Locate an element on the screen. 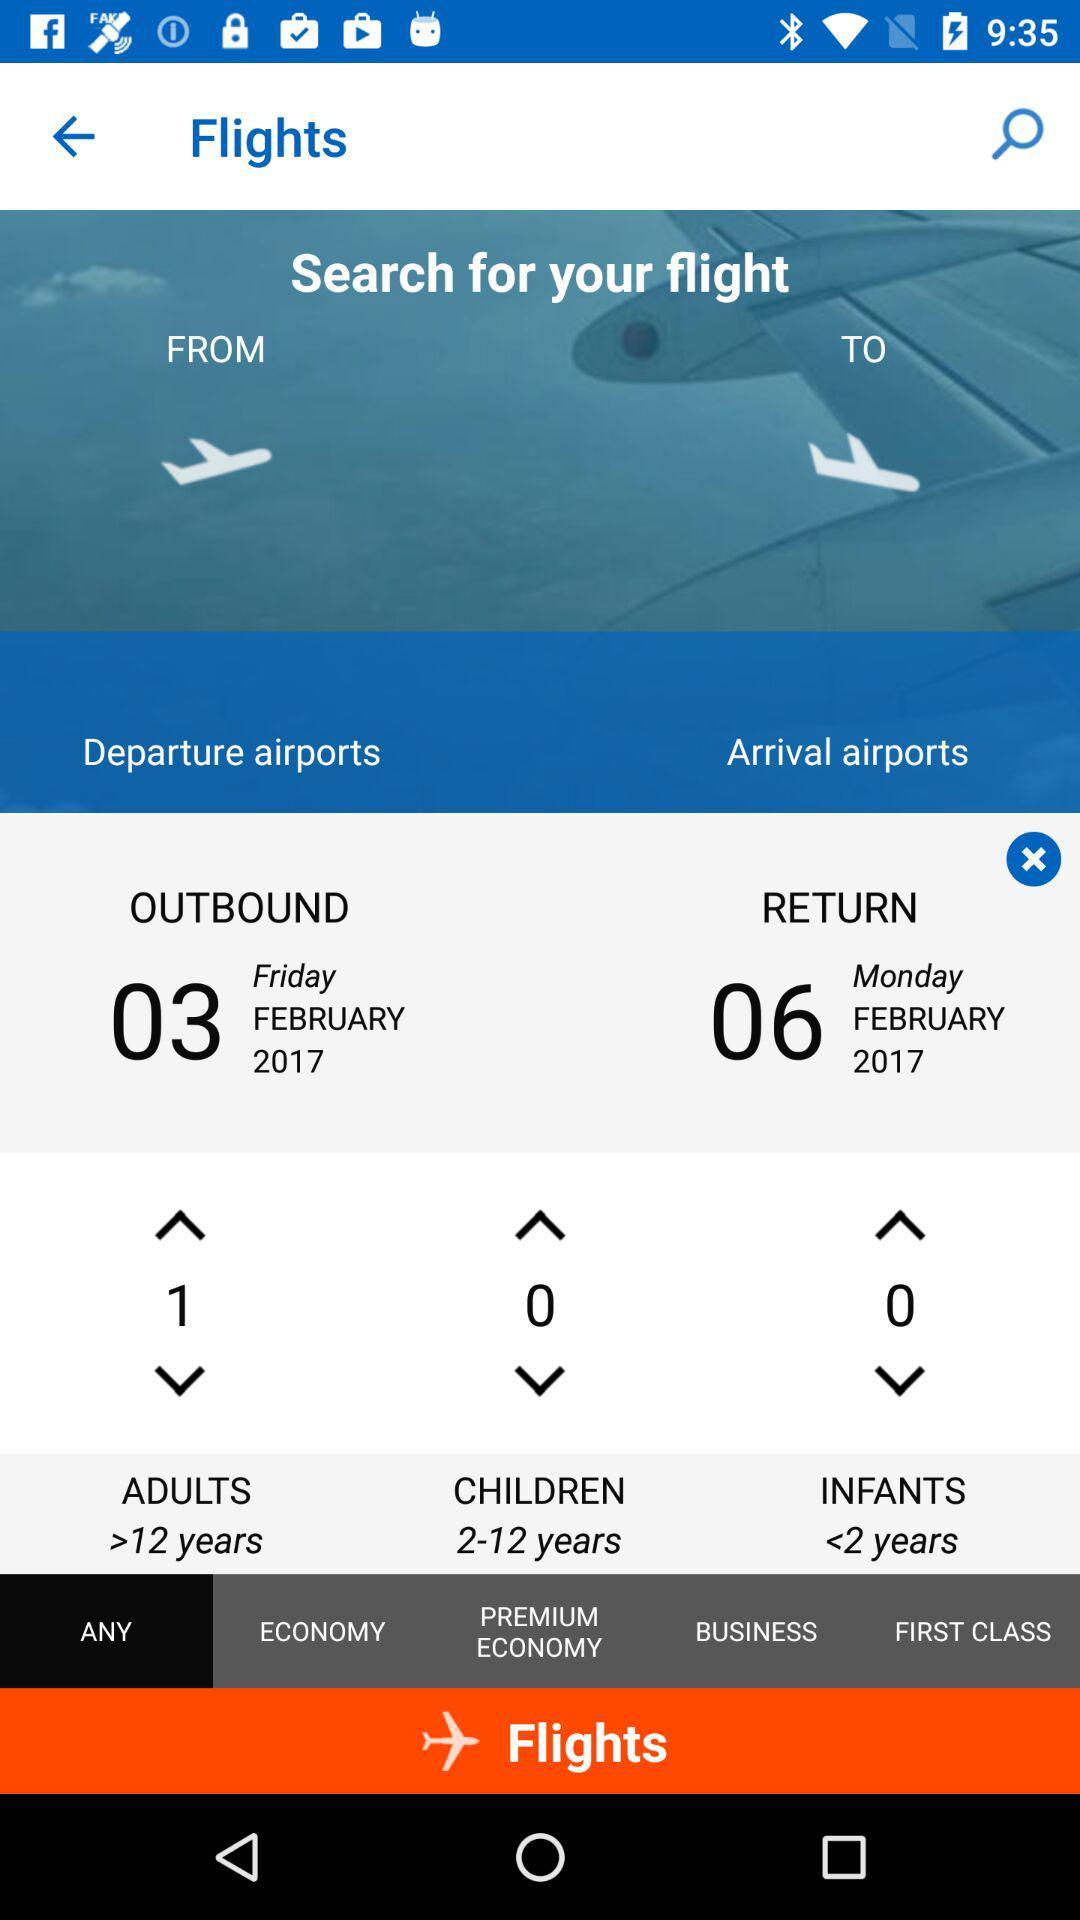 This screenshot has width=1080, height=1920. the button next to business is located at coordinates (971, 1631).